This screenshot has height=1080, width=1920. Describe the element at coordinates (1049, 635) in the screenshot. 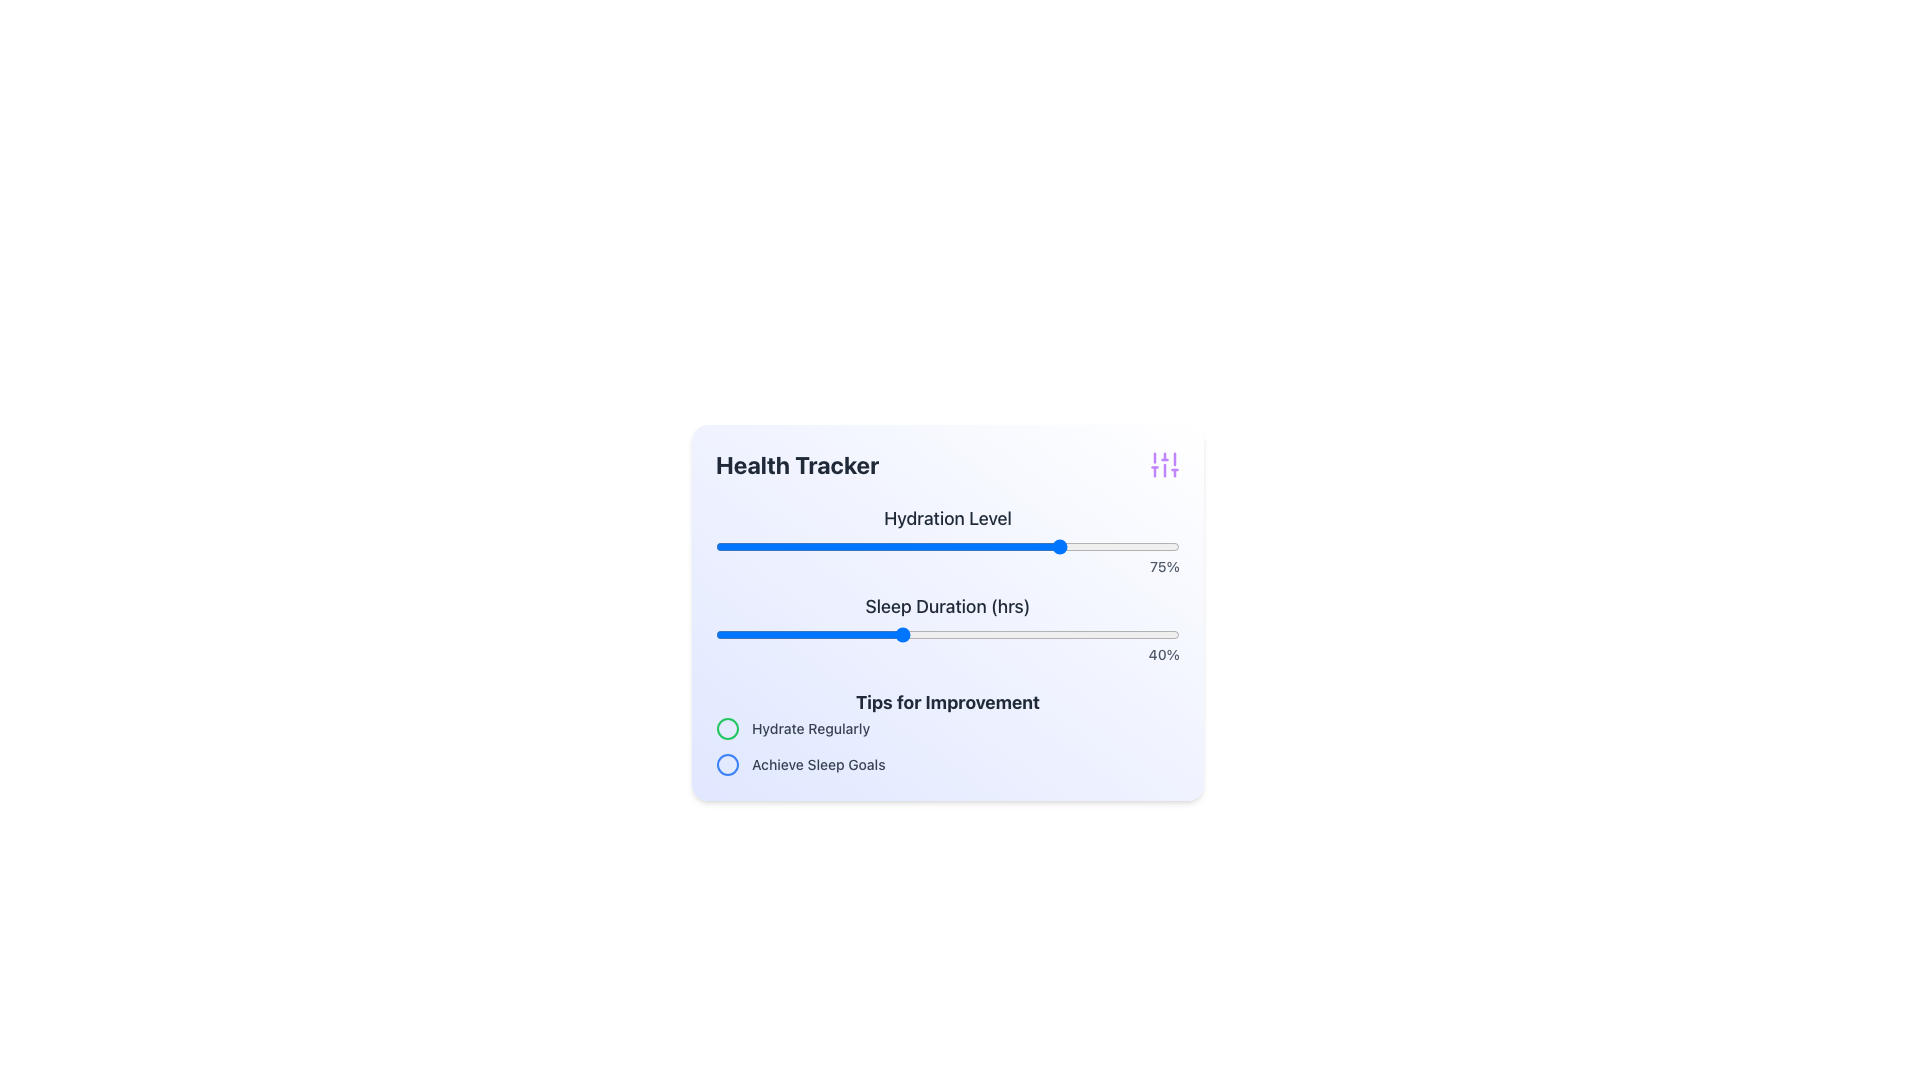

I see `the sleep duration` at that location.